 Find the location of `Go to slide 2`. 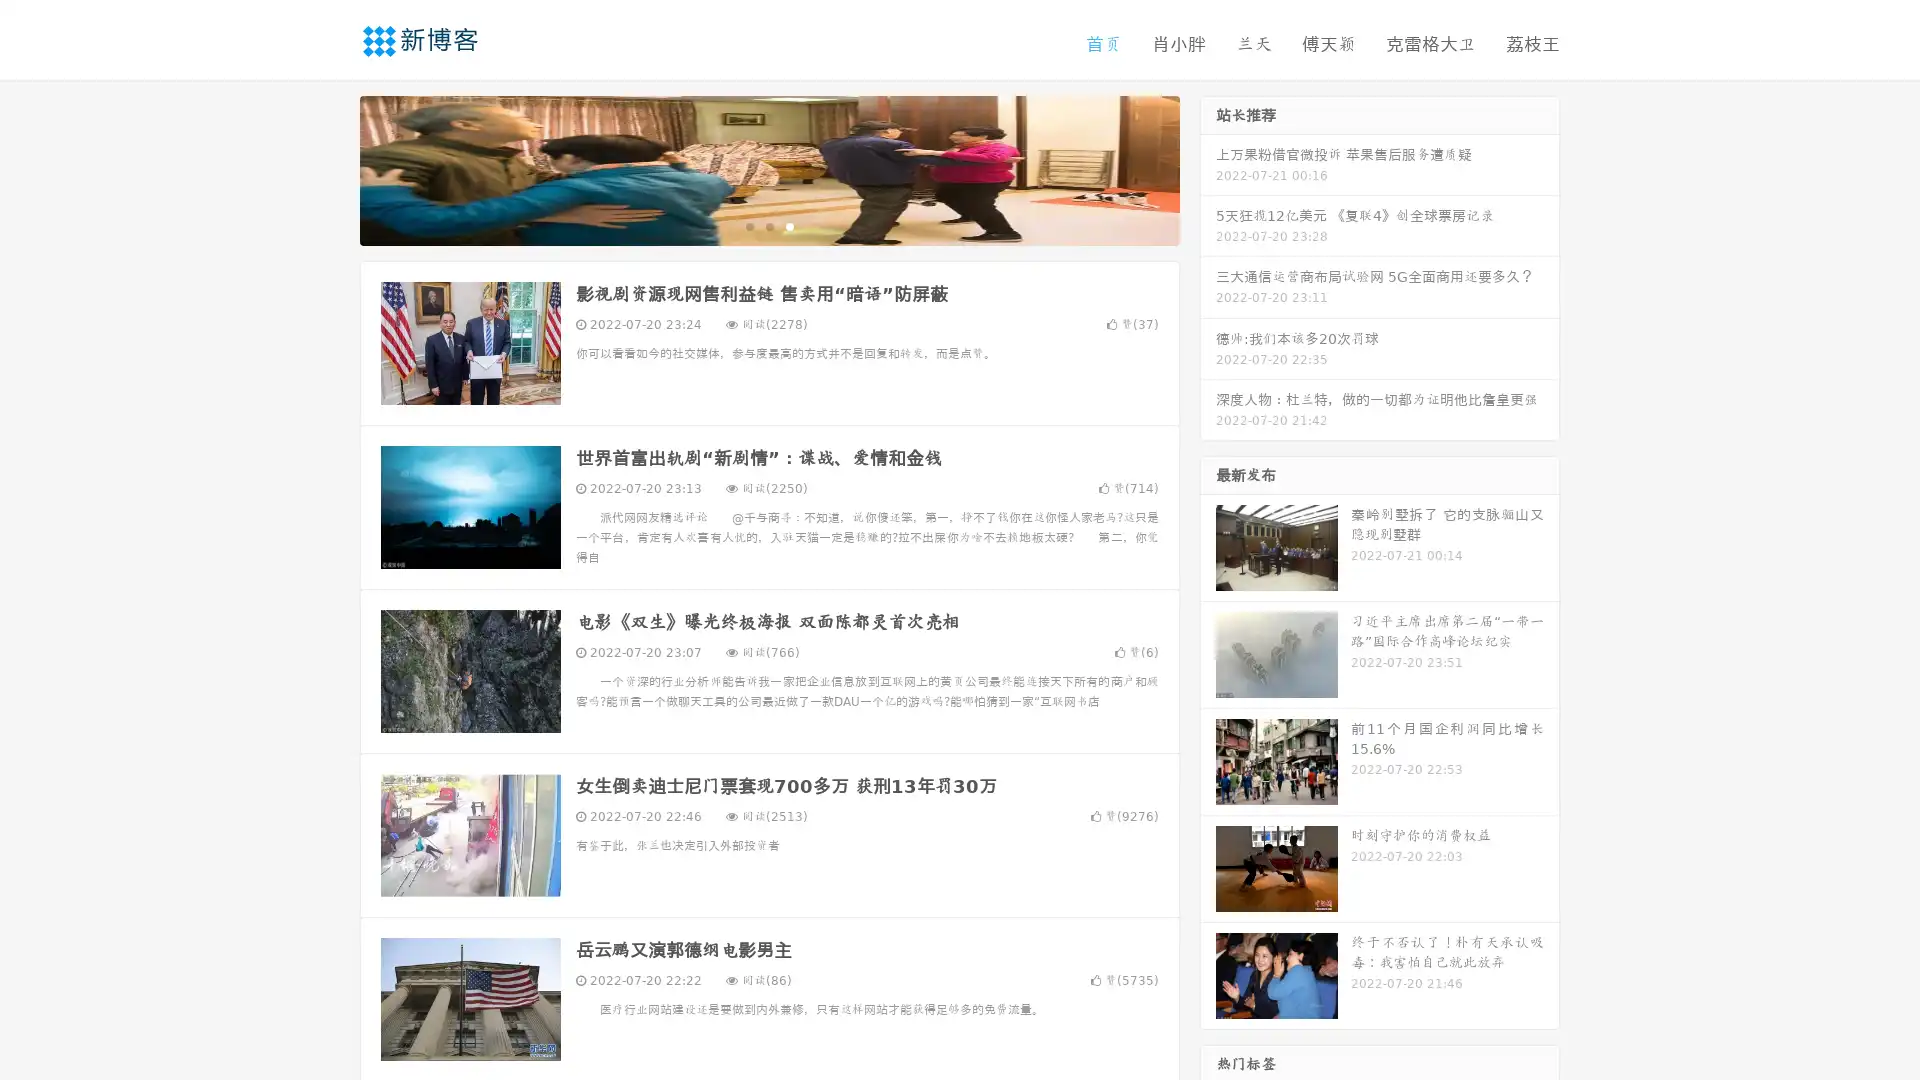

Go to slide 2 is located at coordinates (768, 225).